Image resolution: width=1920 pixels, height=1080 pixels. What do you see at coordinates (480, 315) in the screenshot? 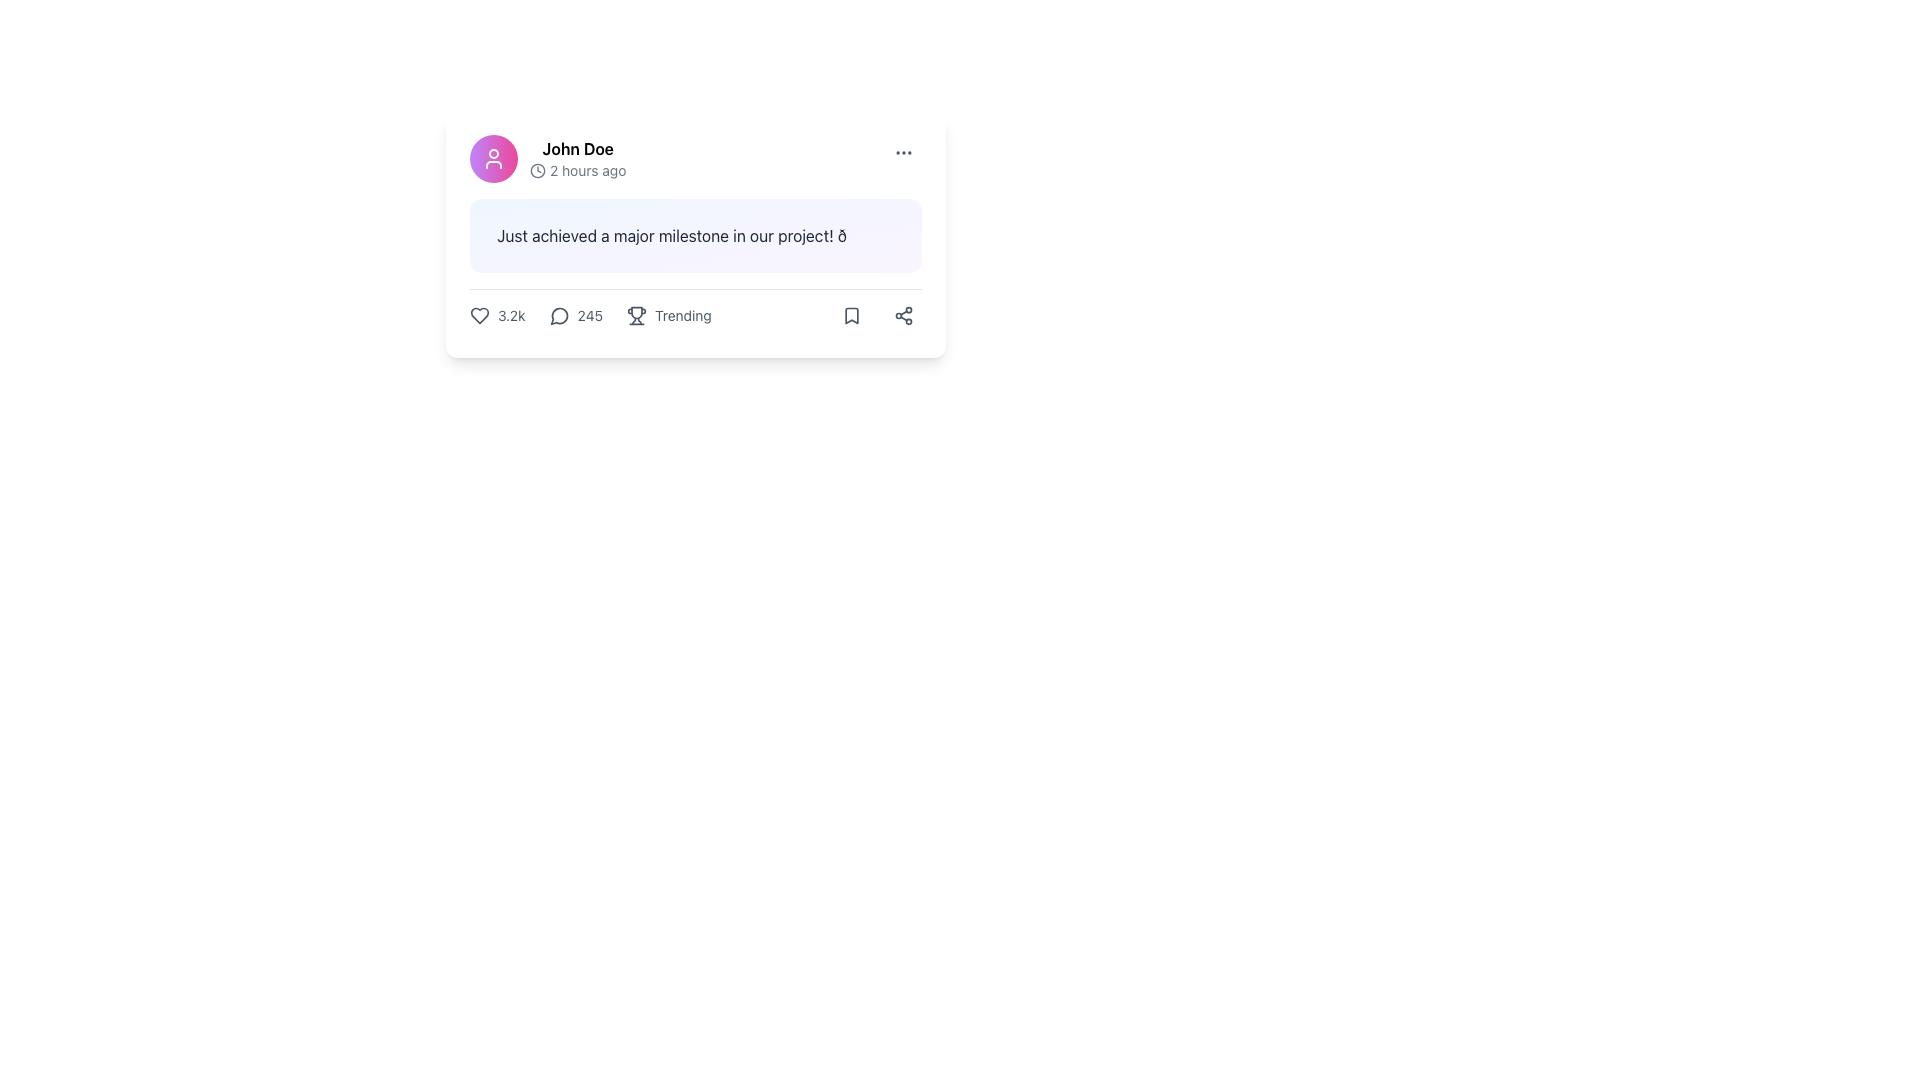
I see `the heart icon located at the leftmost position of the interactive toolbar under the post content` at bounding box center [480, 315].